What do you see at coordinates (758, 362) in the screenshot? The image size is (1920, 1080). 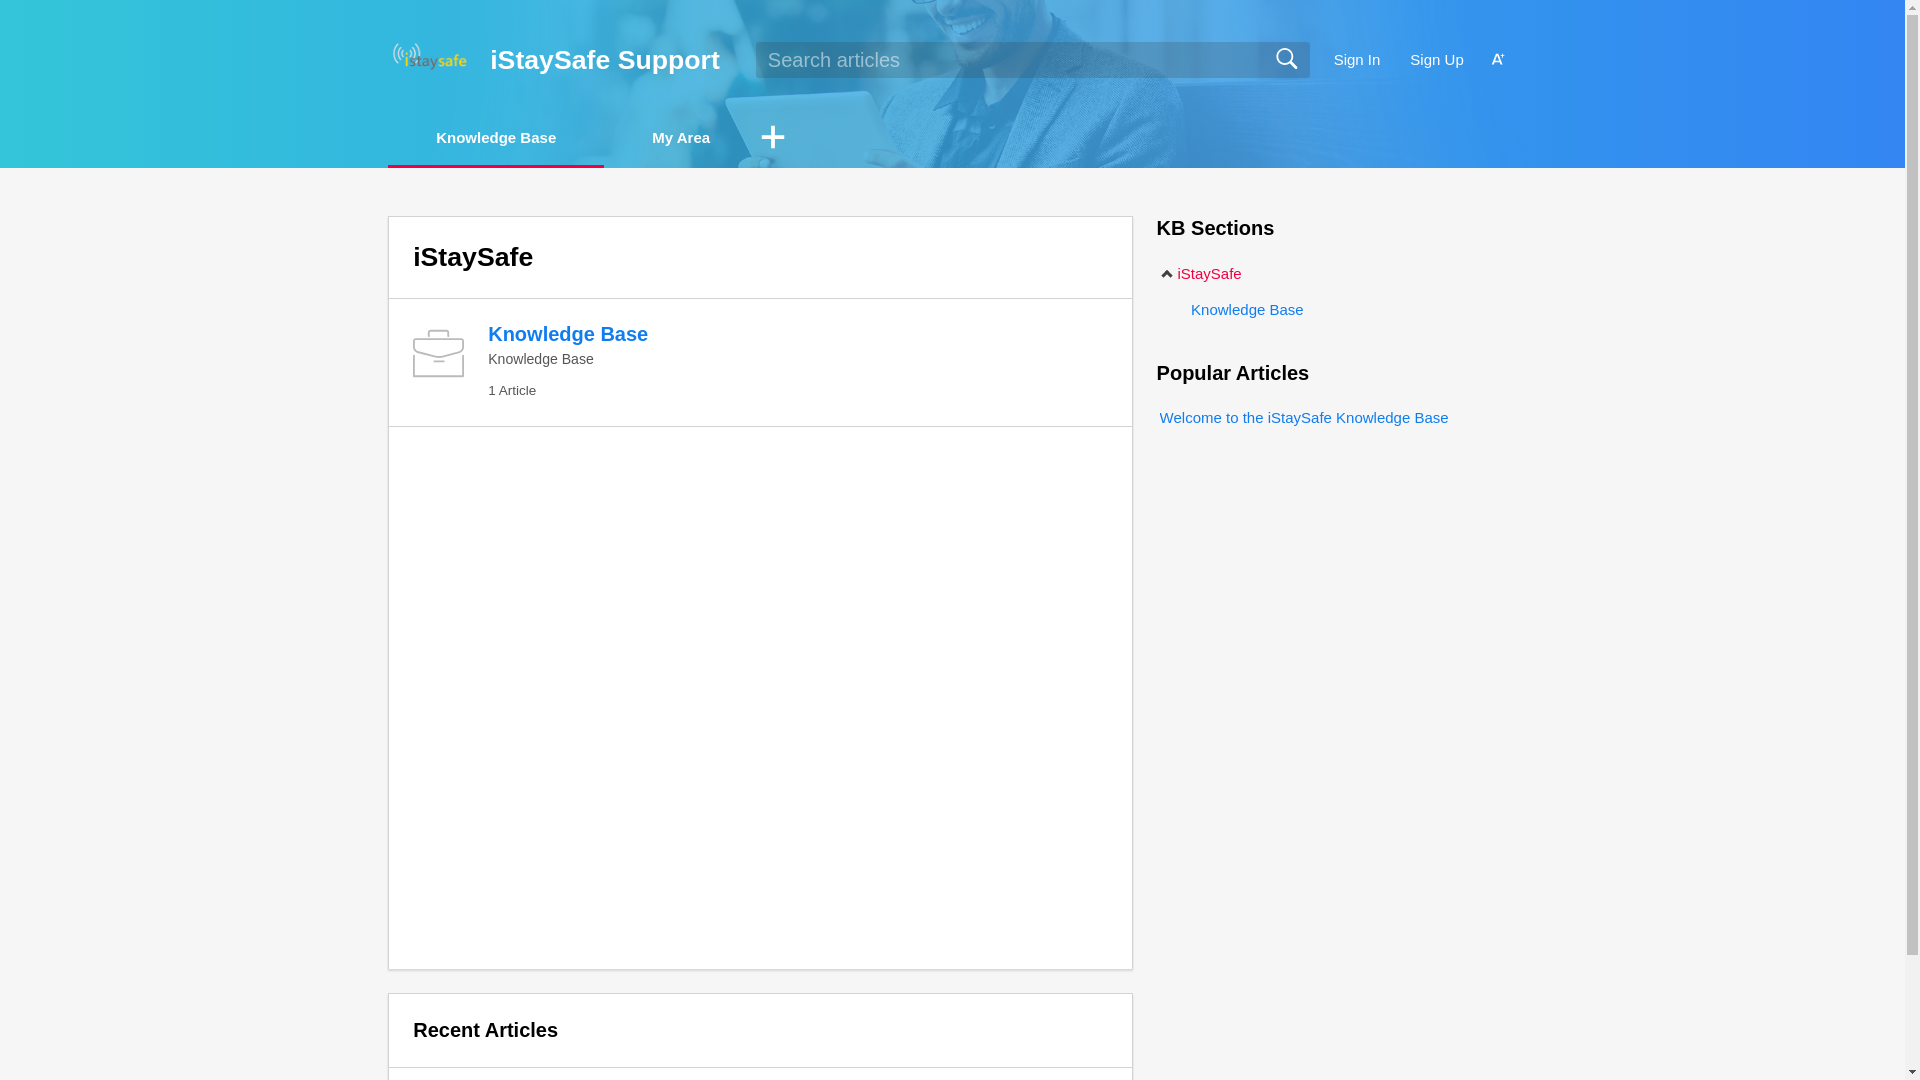 I see `'Knowledge Base` at bounding box center [758, 362].